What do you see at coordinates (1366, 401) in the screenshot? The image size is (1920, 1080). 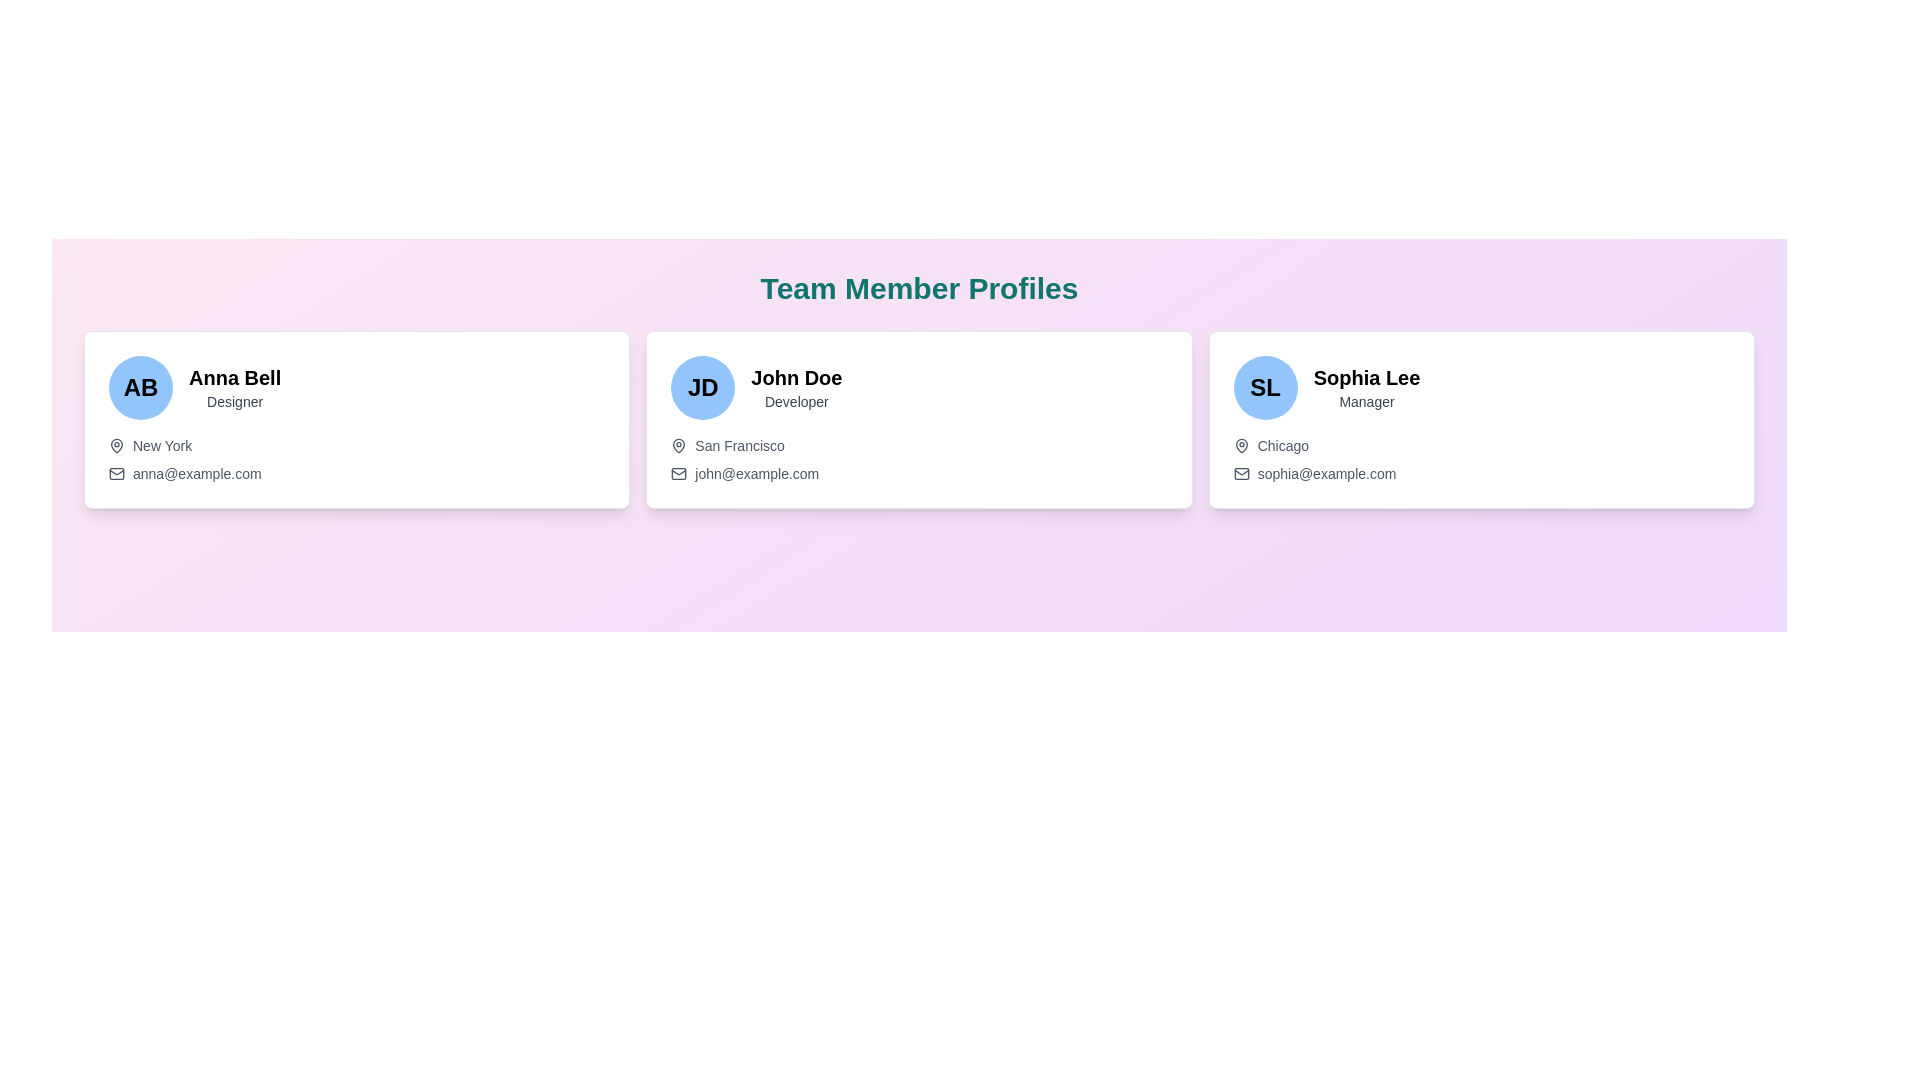 I see `the text element reading 'Manager', which is styled in a small gray font and located below the name 'Sophia Lee' in her profile card` at bounding box center [1366, 401].